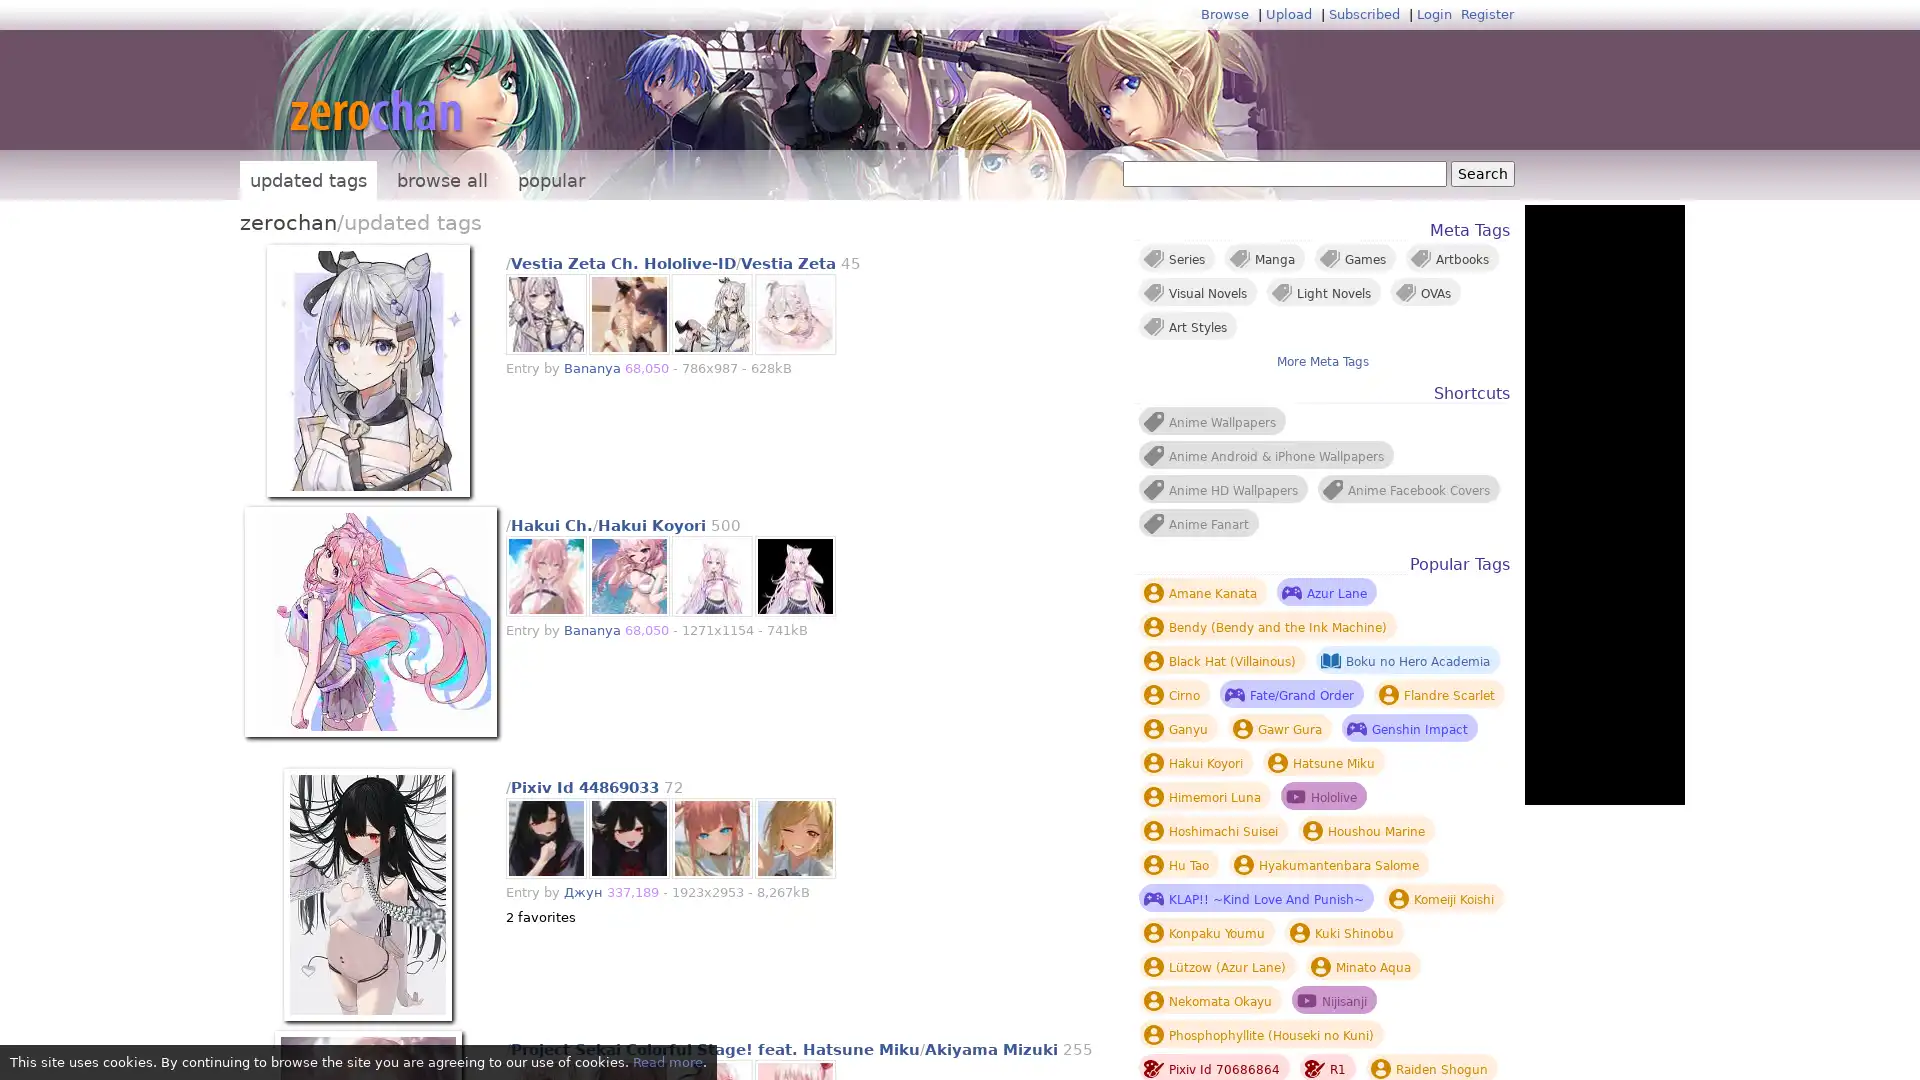 This screenshot has width=1920, height=1080. What do you see at coordinates (1483, 172) in the screenshot?
I see `Search` at bounding box center [1483, 172].